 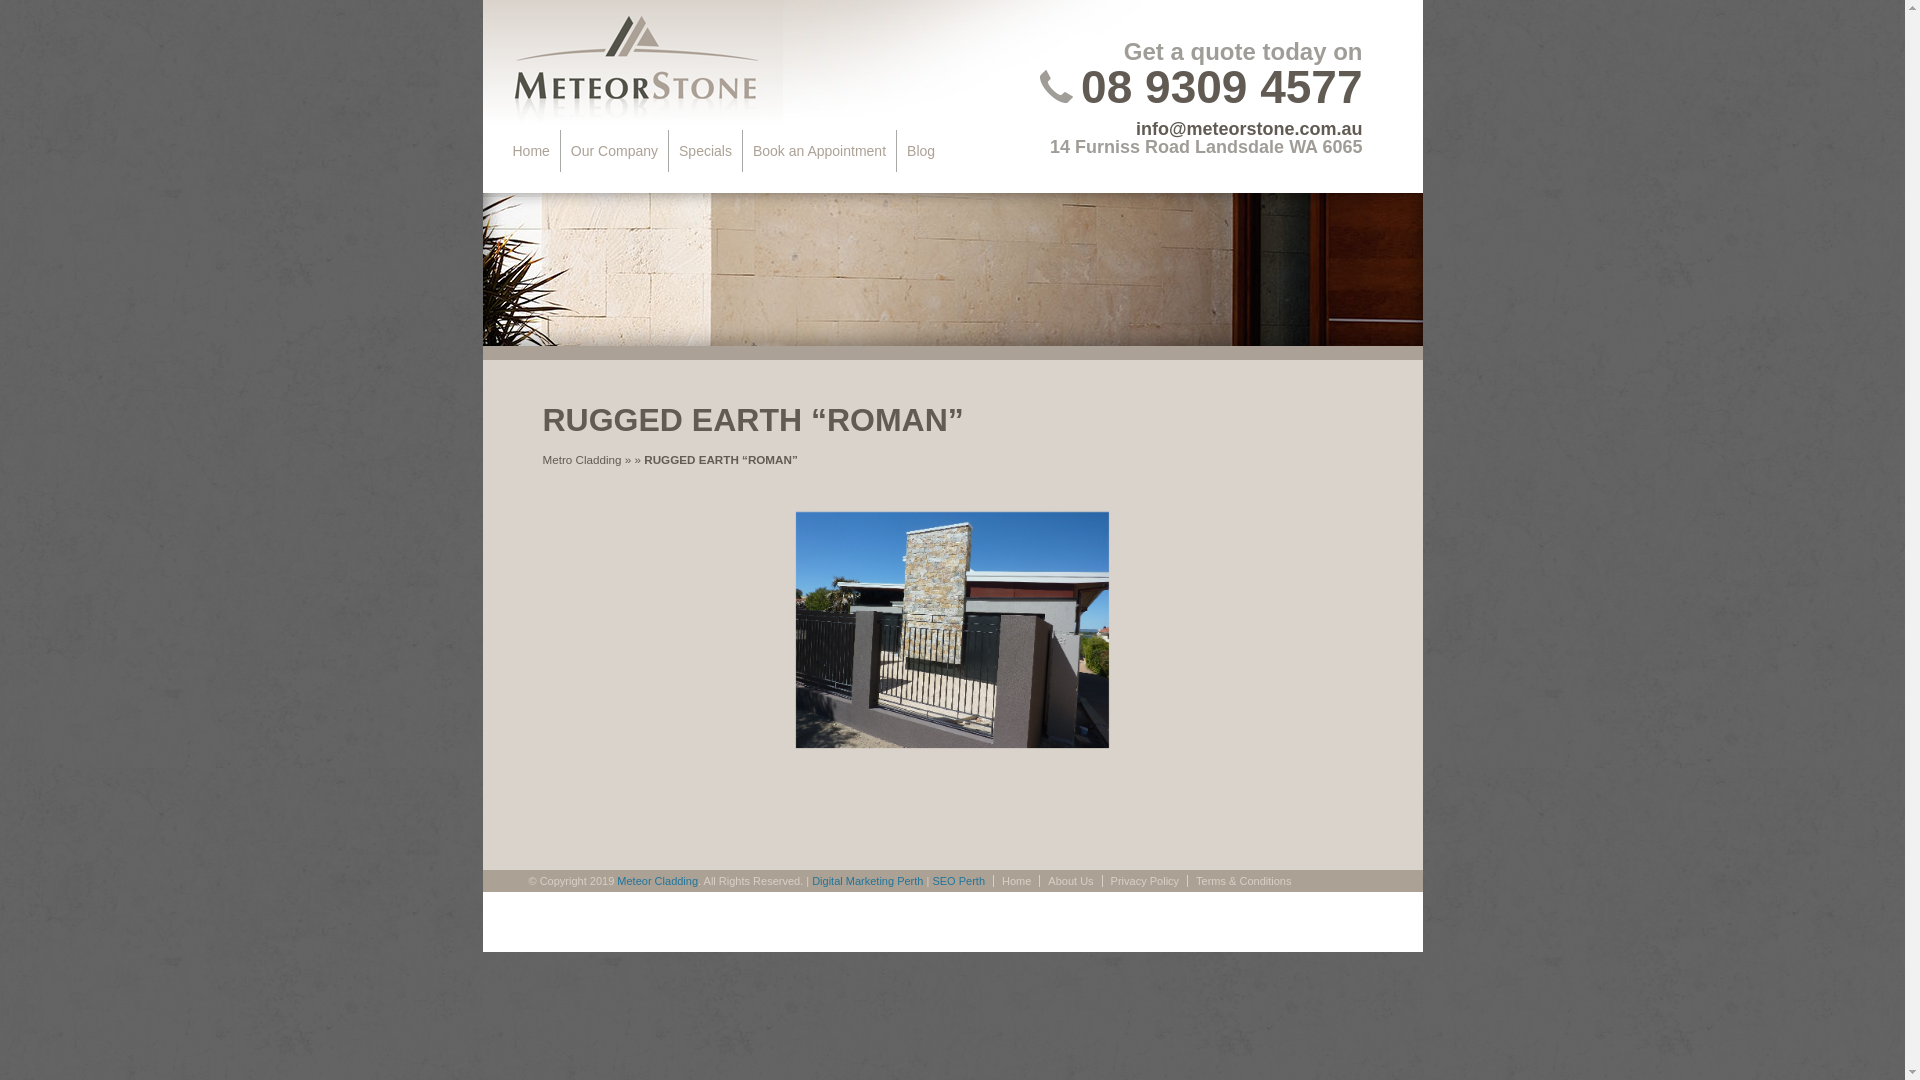 What do you see at coordinates (657, 879) in the screenshot?
I see `'Meteor Cladding'` at bounding box center [657, 879].